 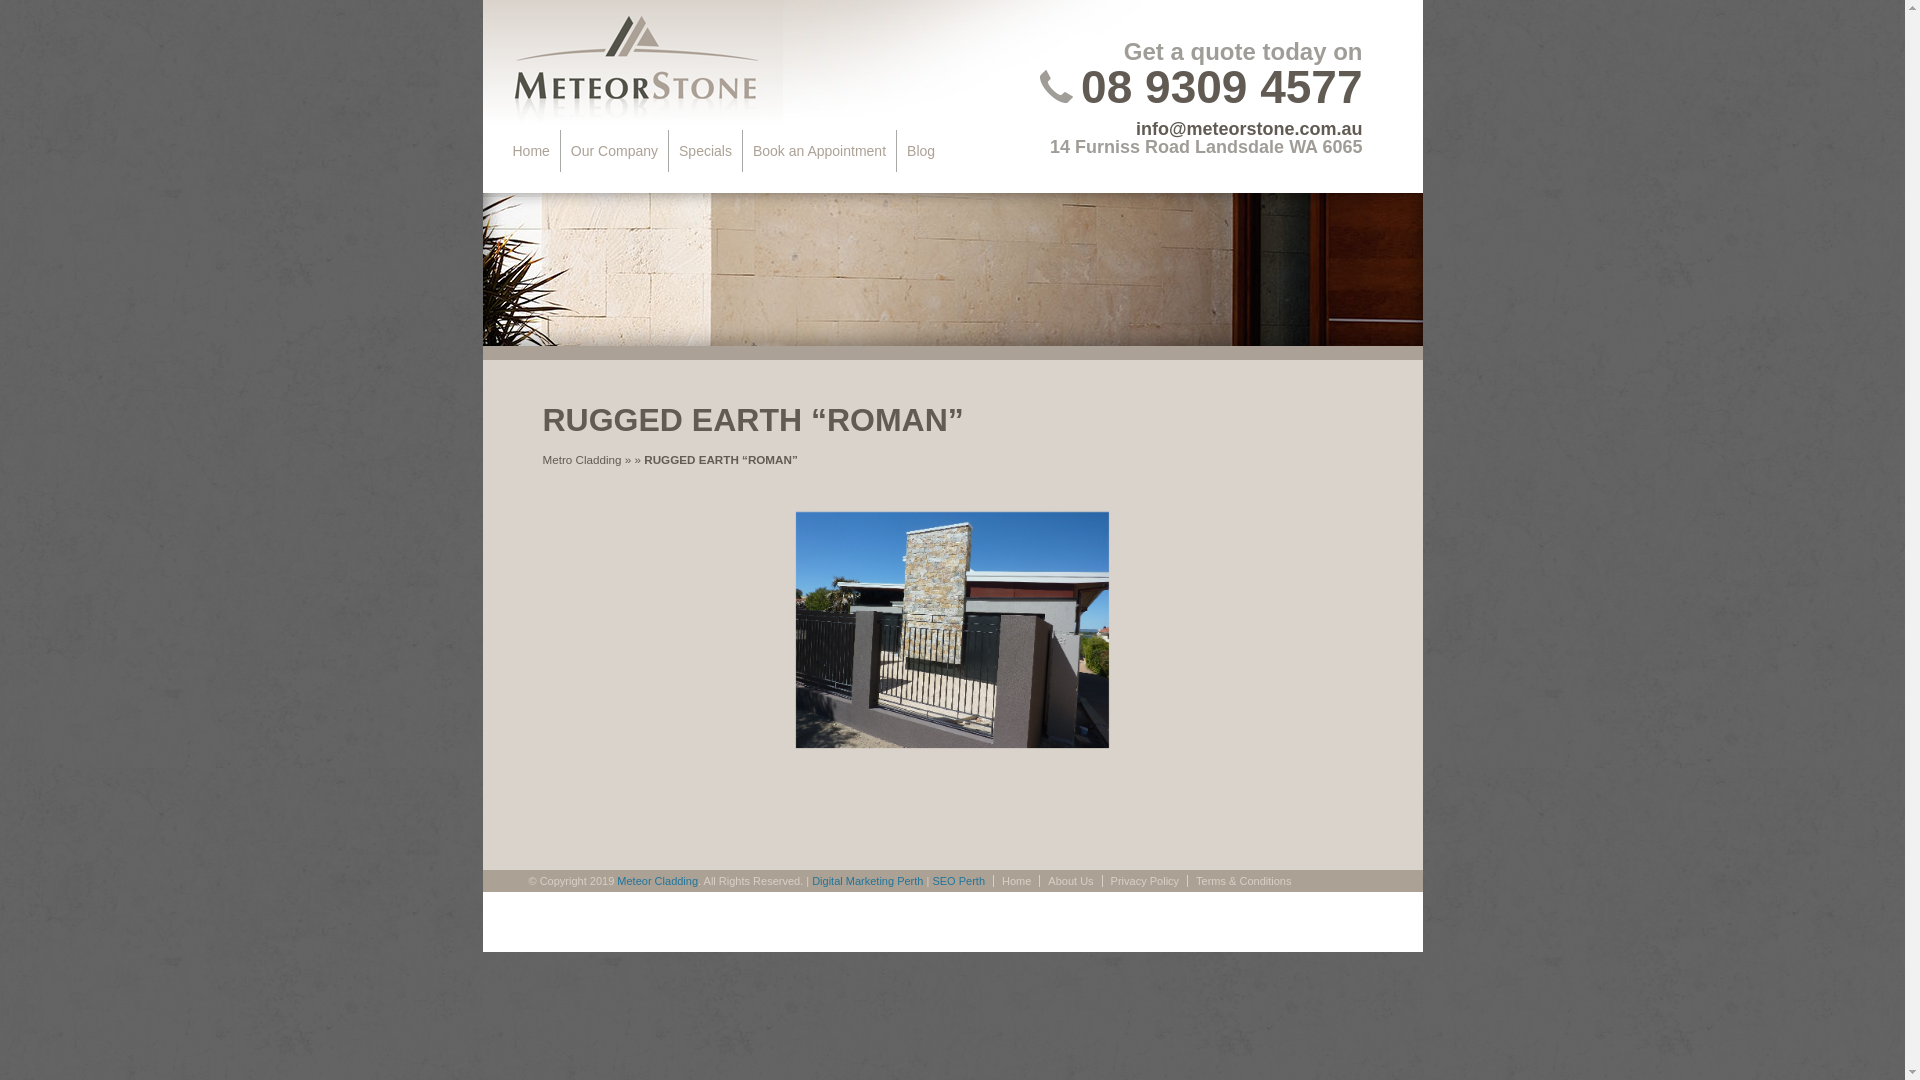 What do you see at coordinates (657, 879) in the screenshot?
I see `'Meteor Cladding'` at bounding box center [657, 879].